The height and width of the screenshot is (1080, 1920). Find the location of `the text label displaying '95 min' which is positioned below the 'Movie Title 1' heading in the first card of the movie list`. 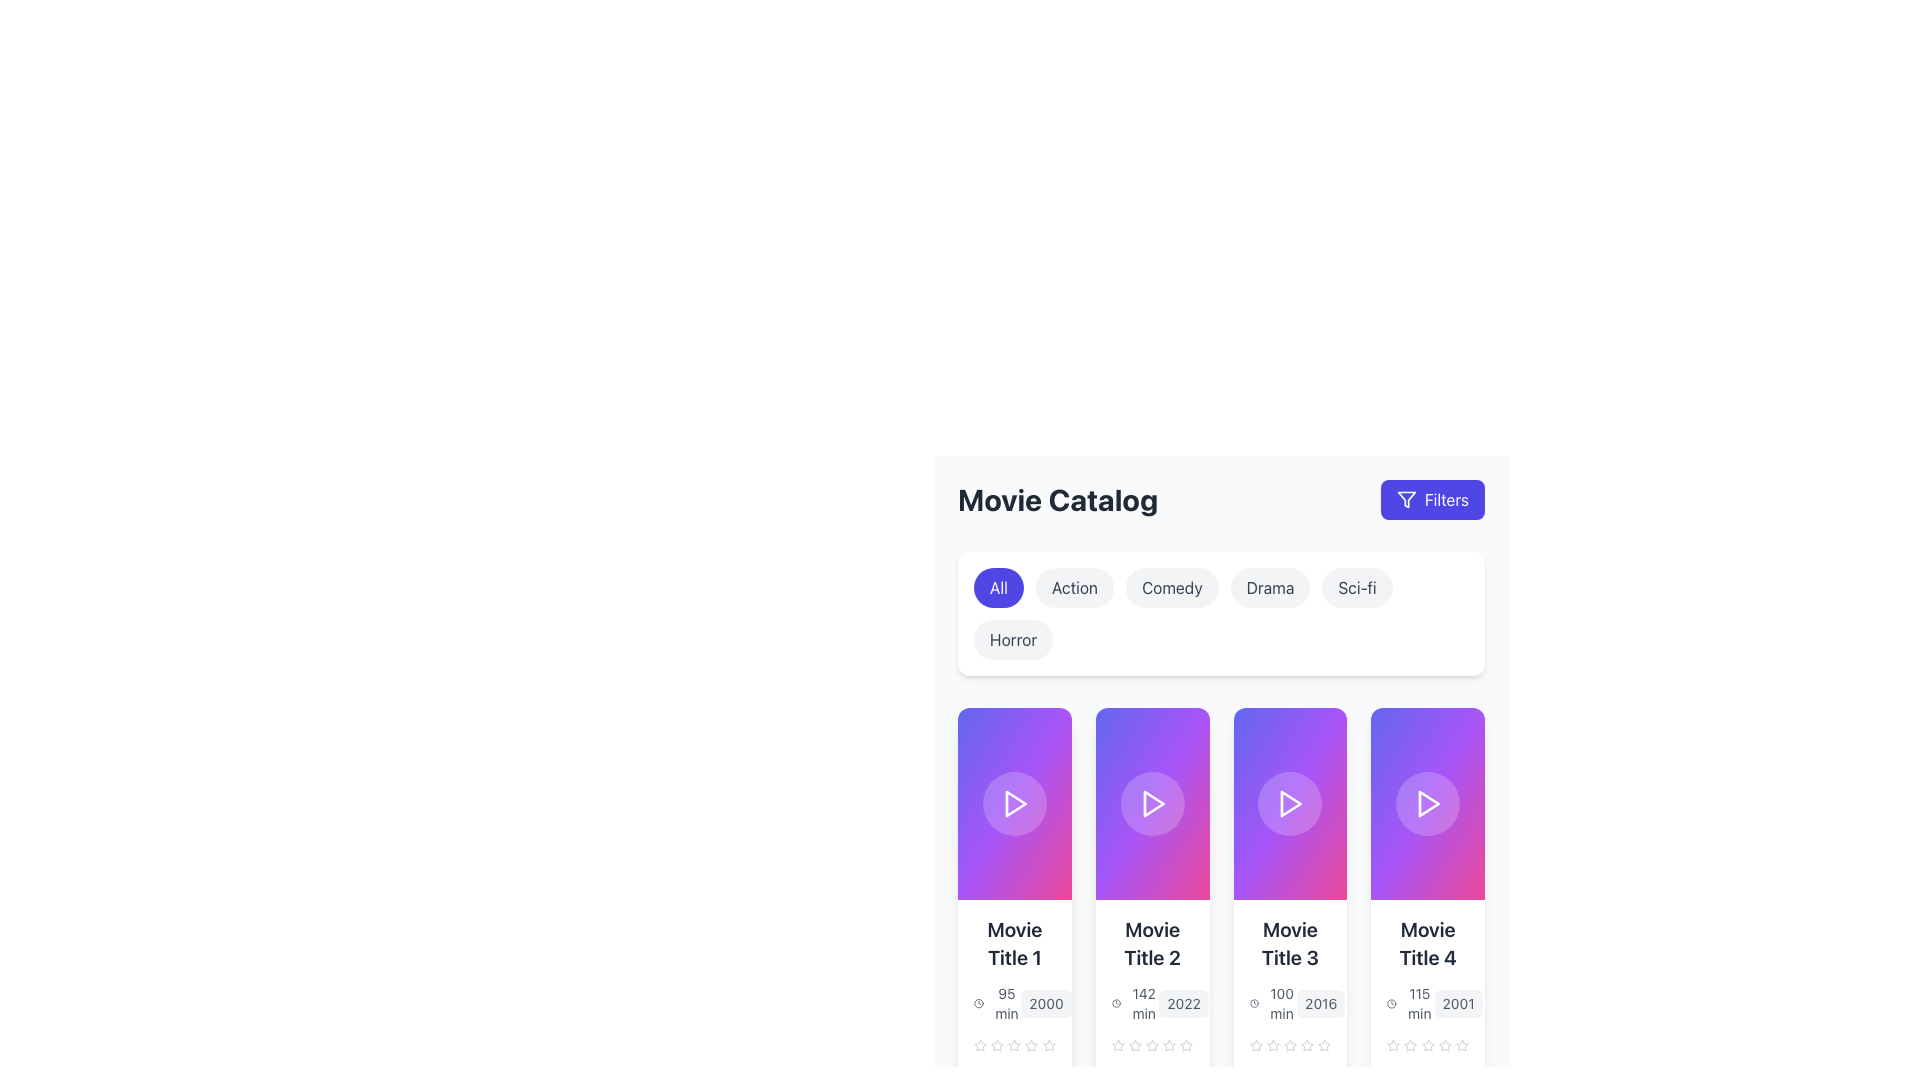

the text label displaying '95 min' which is positioned below the 'Movie Title 1' heading in the first card of the movie list is located at coordinates (1006, 1003).